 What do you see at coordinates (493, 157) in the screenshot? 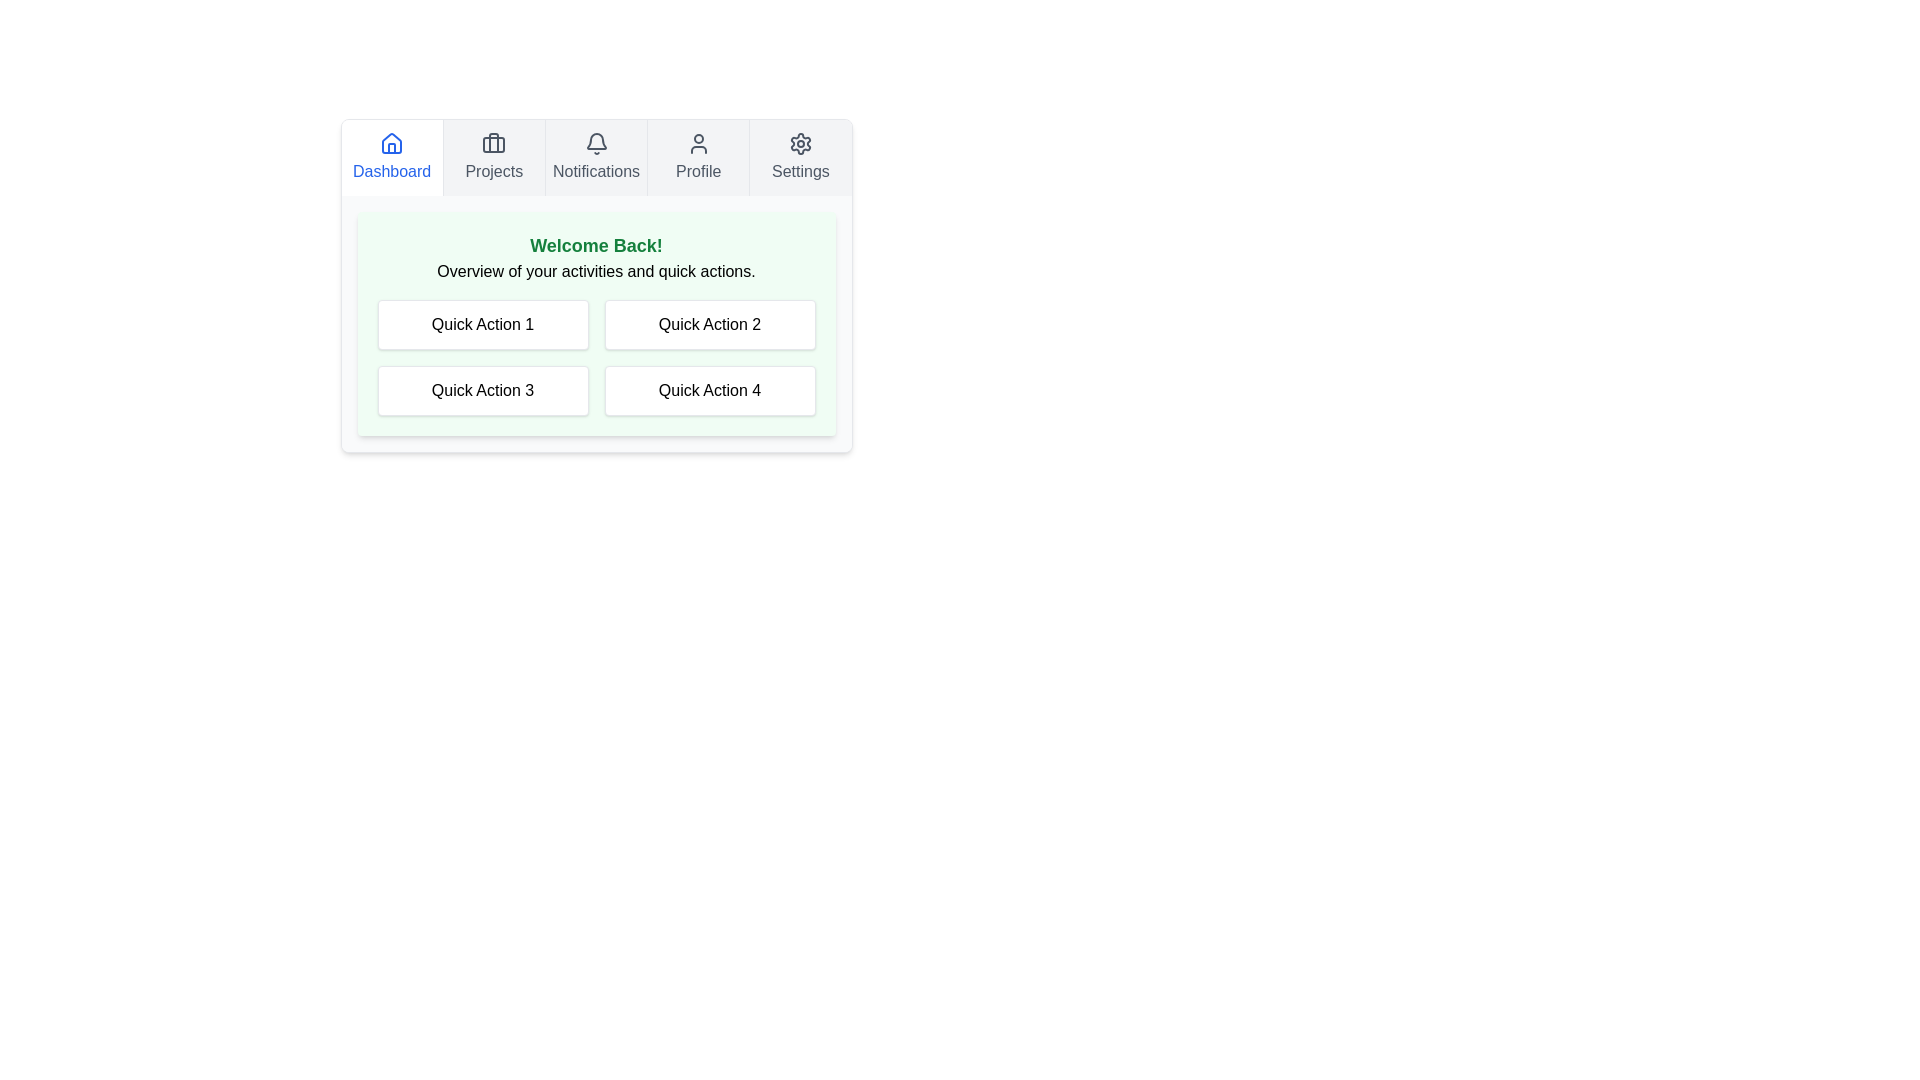
I see `the navigation button that redirects to the 'Projects' section, located in the second position from the left in the horizontal navigation bar` at bounding box center [493, 157].